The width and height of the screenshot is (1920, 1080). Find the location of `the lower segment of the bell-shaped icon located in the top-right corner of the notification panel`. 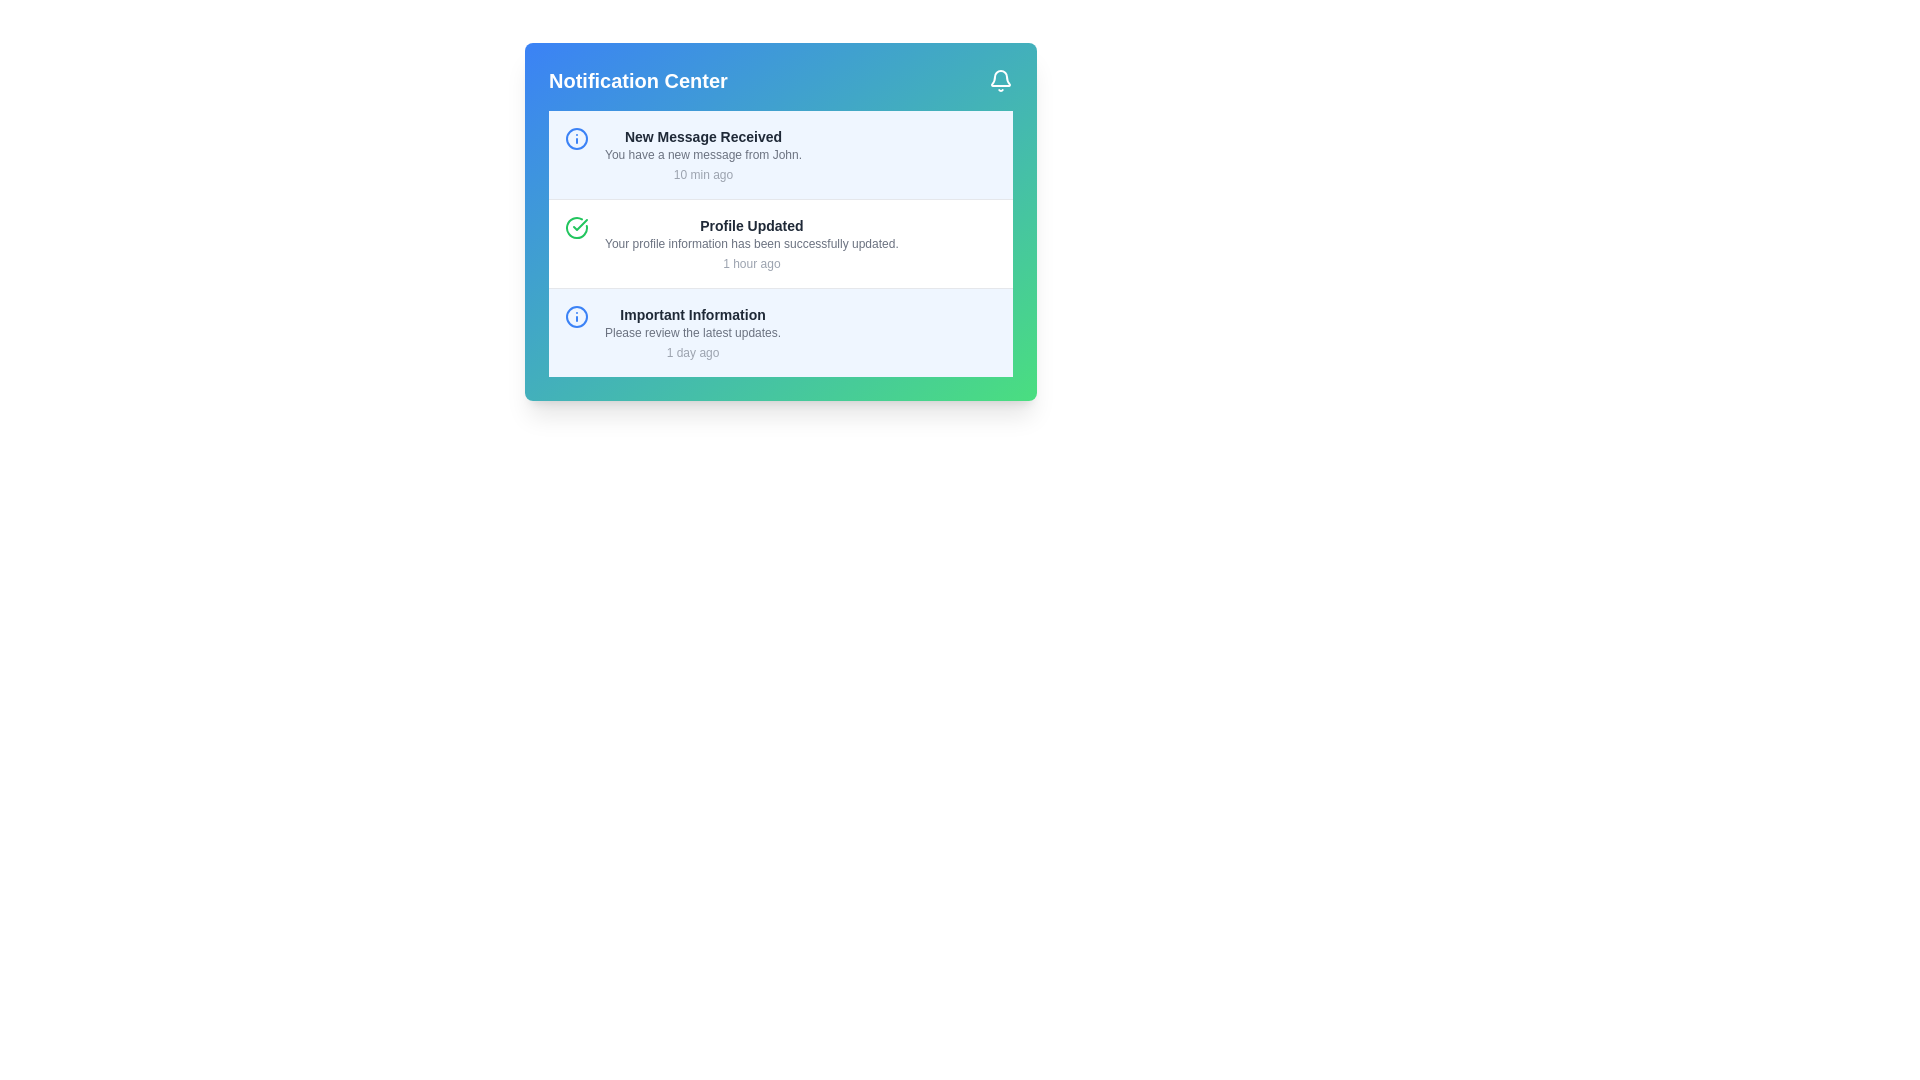

the lower segment of the bell-shaped icon located in the top-right corner of the notification panel is located at coordinates (1001, 77).